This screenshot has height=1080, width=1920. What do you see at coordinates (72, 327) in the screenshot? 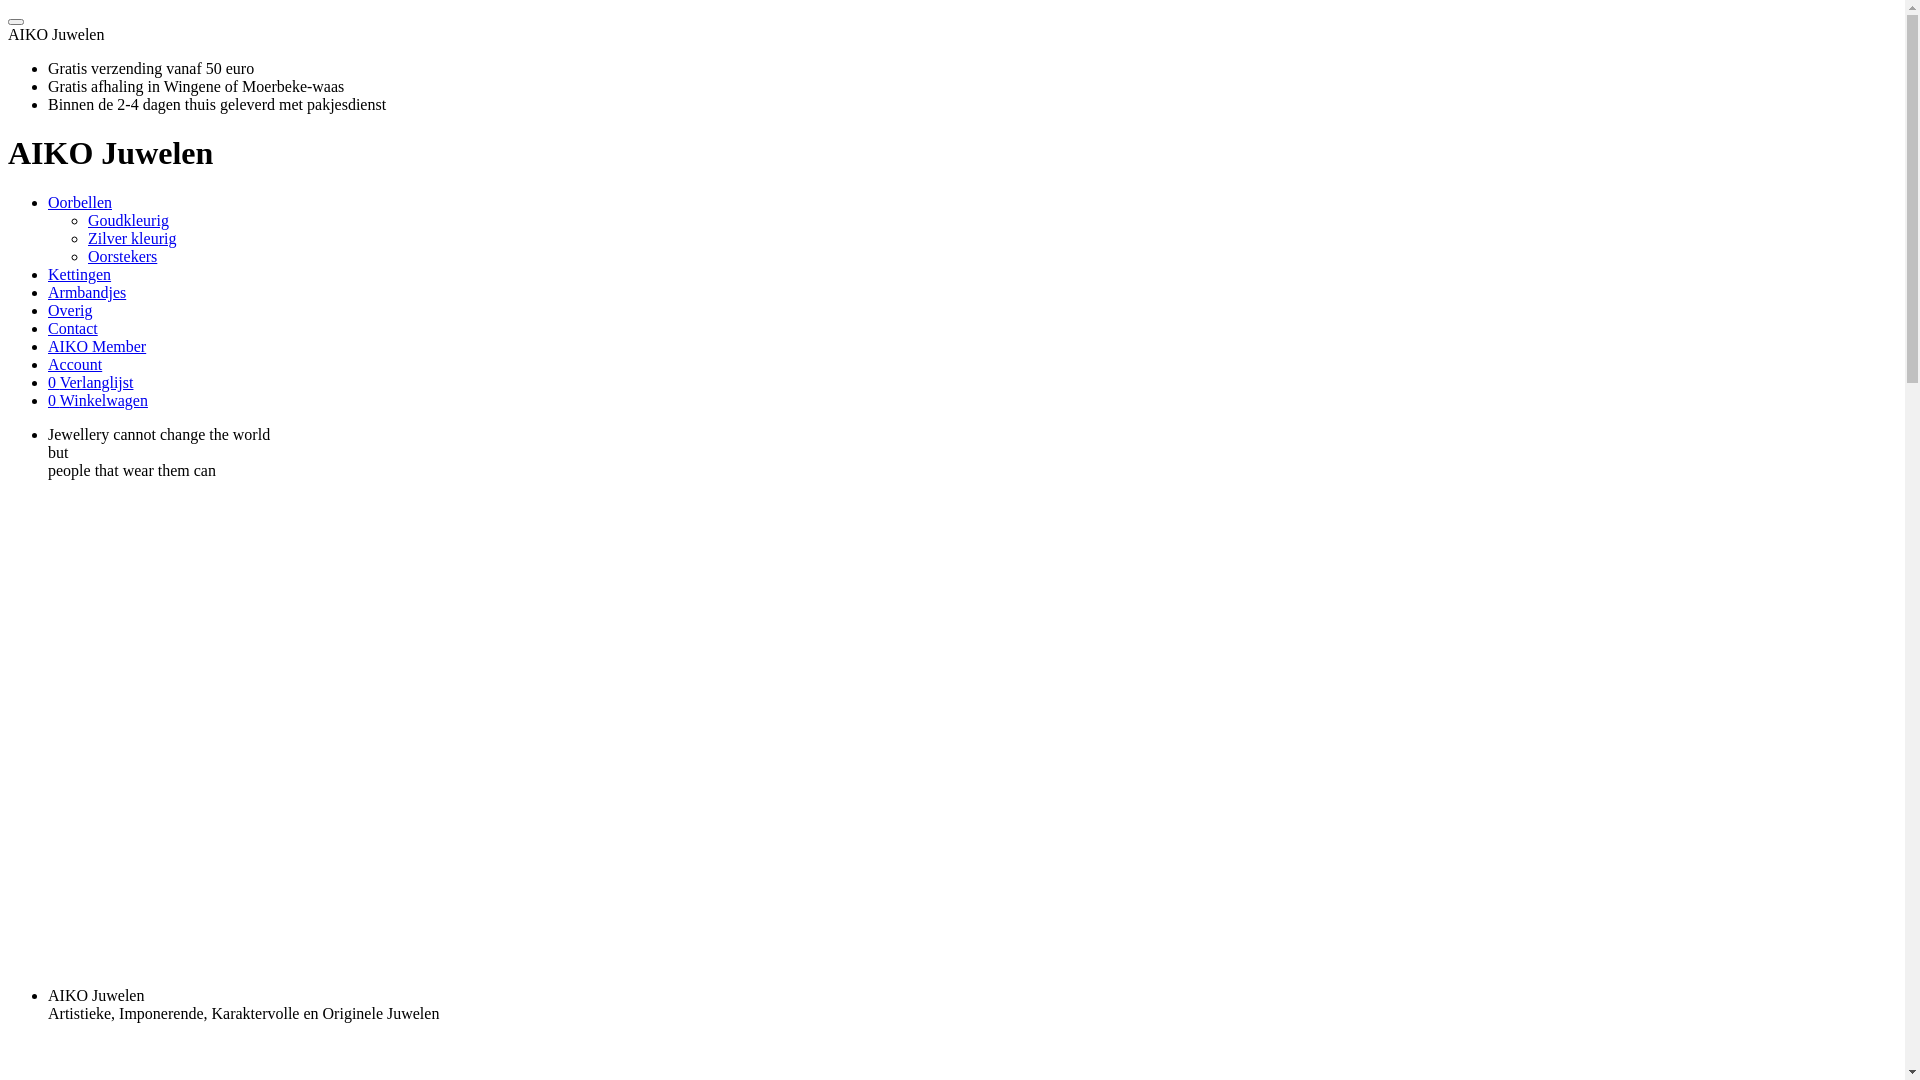
I see `'Contact'` at bounding box center [72, 327].